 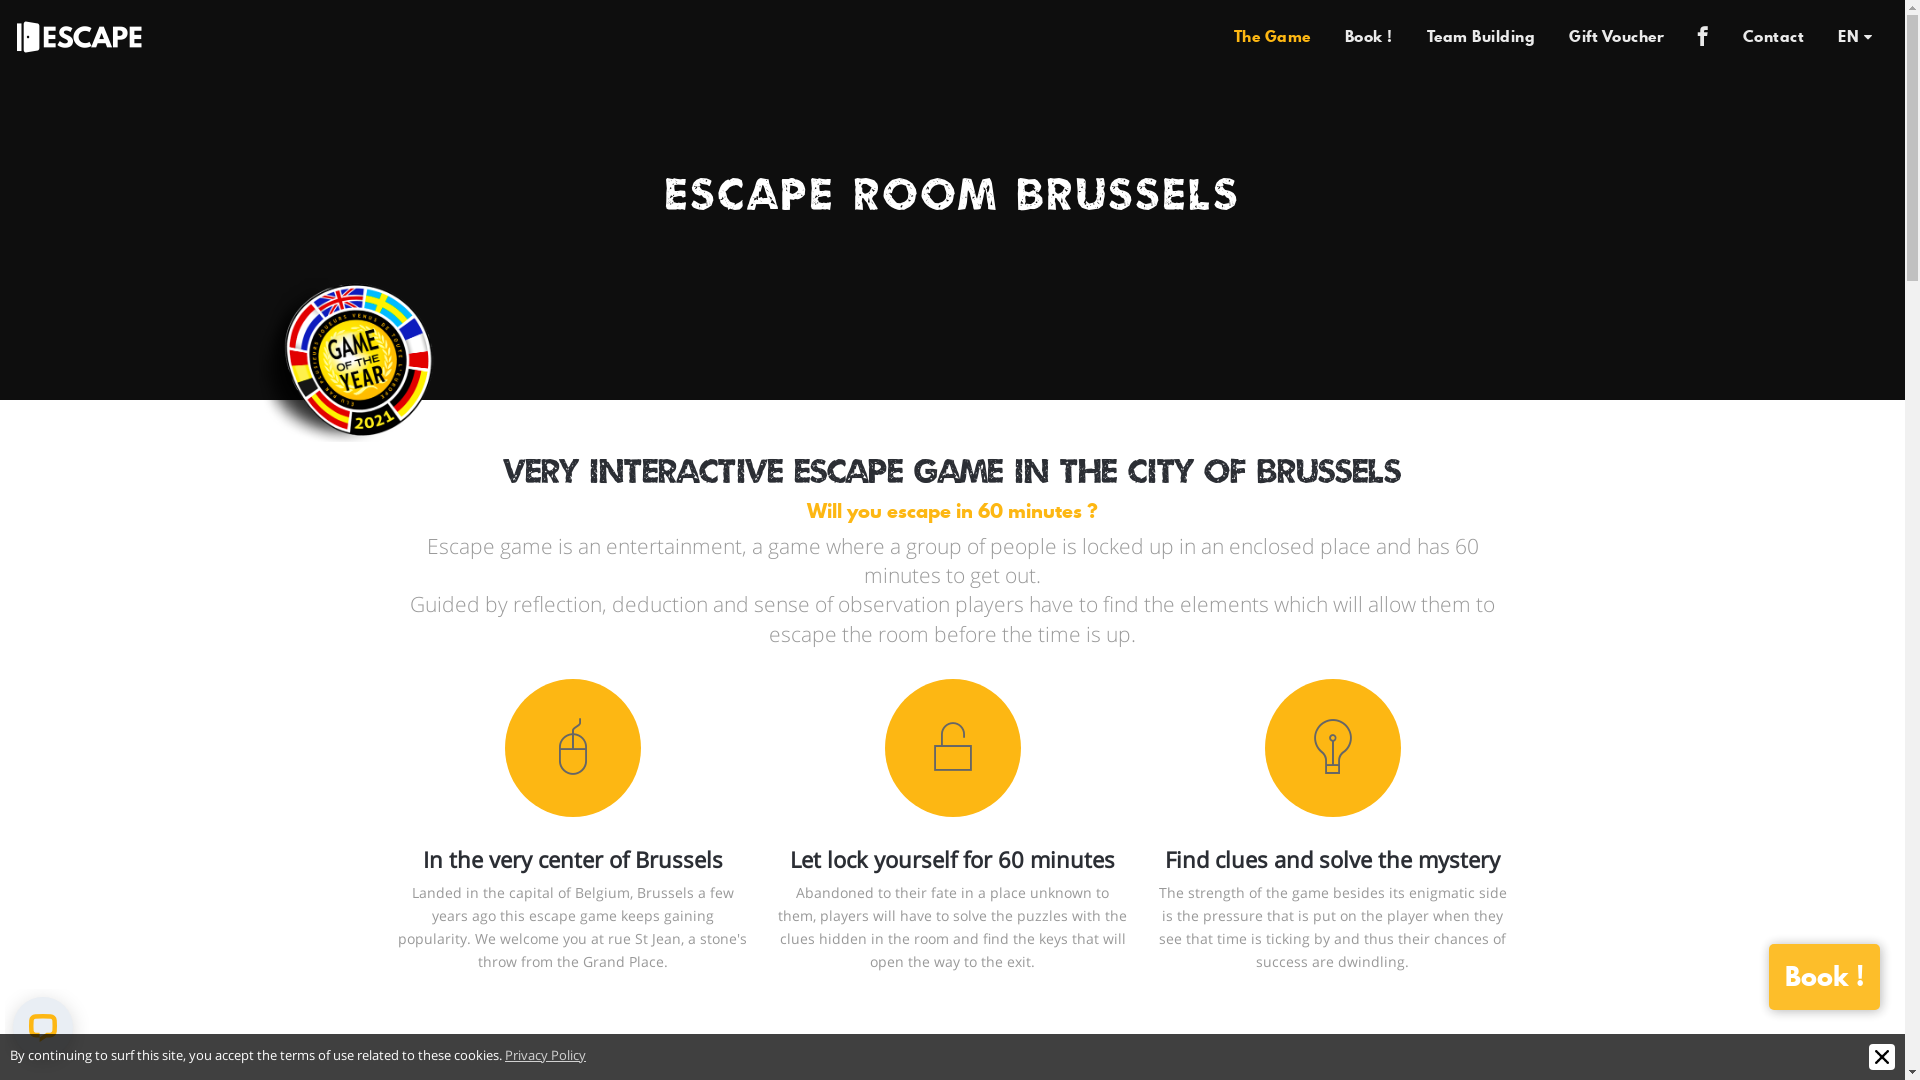 What do you see at coordinates (1616, 35) in the screenshot?
I see `'Gift Voucher'` at bounding box center [1616, 35].